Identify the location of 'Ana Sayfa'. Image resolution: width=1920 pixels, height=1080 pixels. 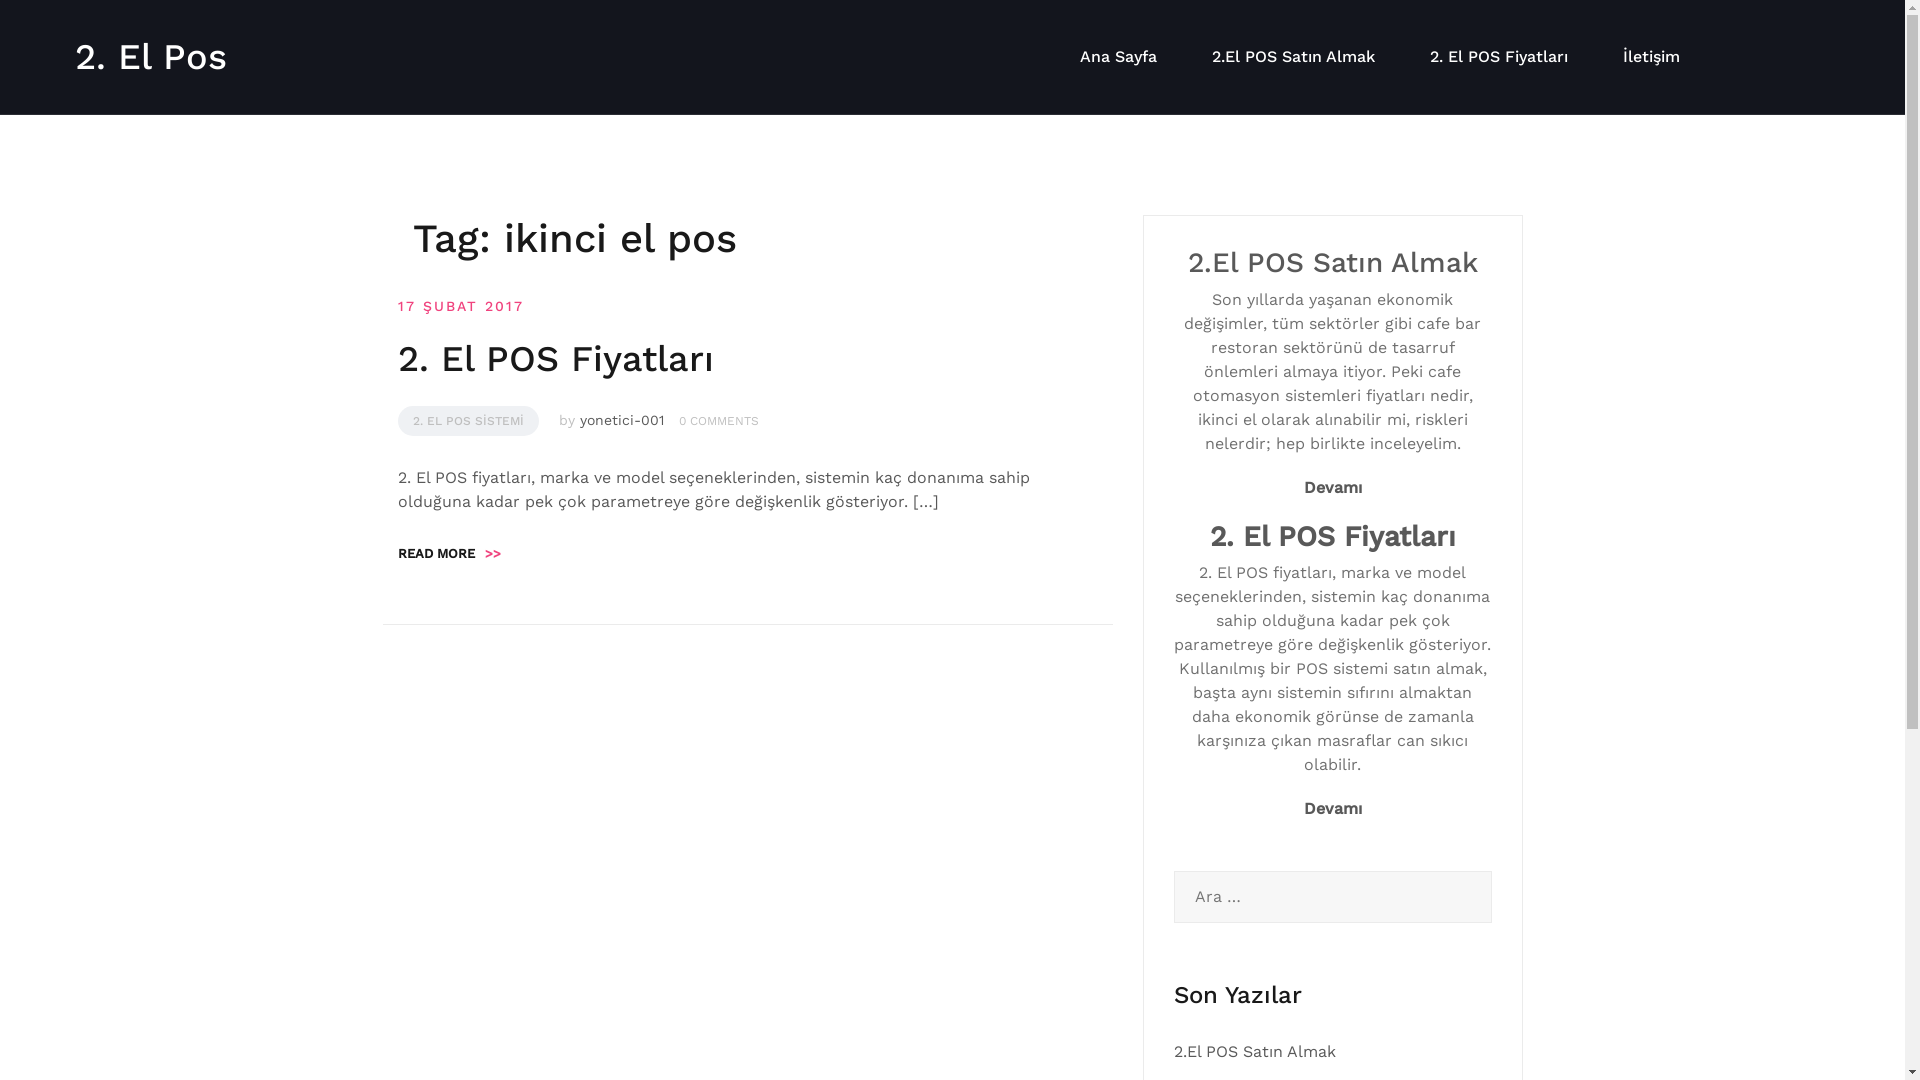
(1117, 56).